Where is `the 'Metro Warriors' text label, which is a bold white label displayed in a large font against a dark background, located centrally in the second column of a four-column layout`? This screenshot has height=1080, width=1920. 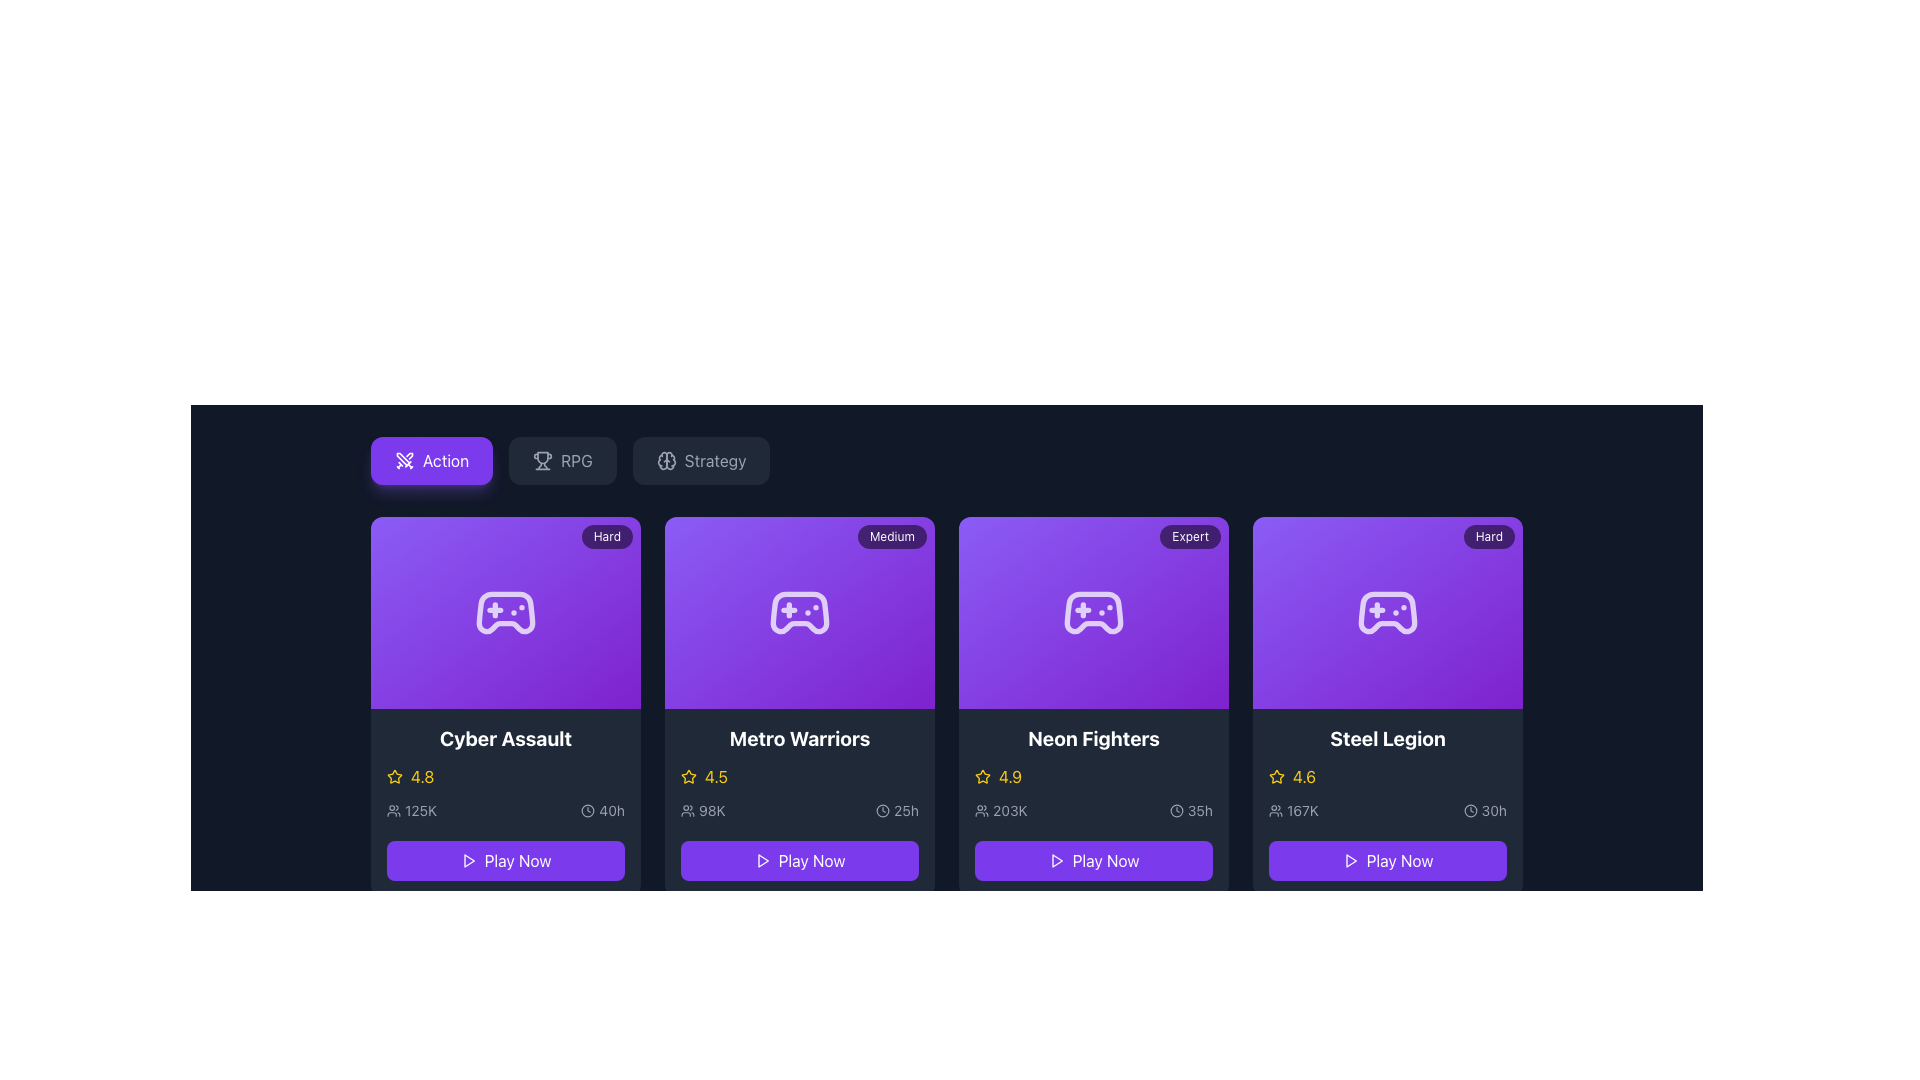 the 'Metro Warriors' text label, which is a bold white label displayed in a large font against a dark background, located centrally in the second column of a four-column layout is located at coordinates (800, 739).